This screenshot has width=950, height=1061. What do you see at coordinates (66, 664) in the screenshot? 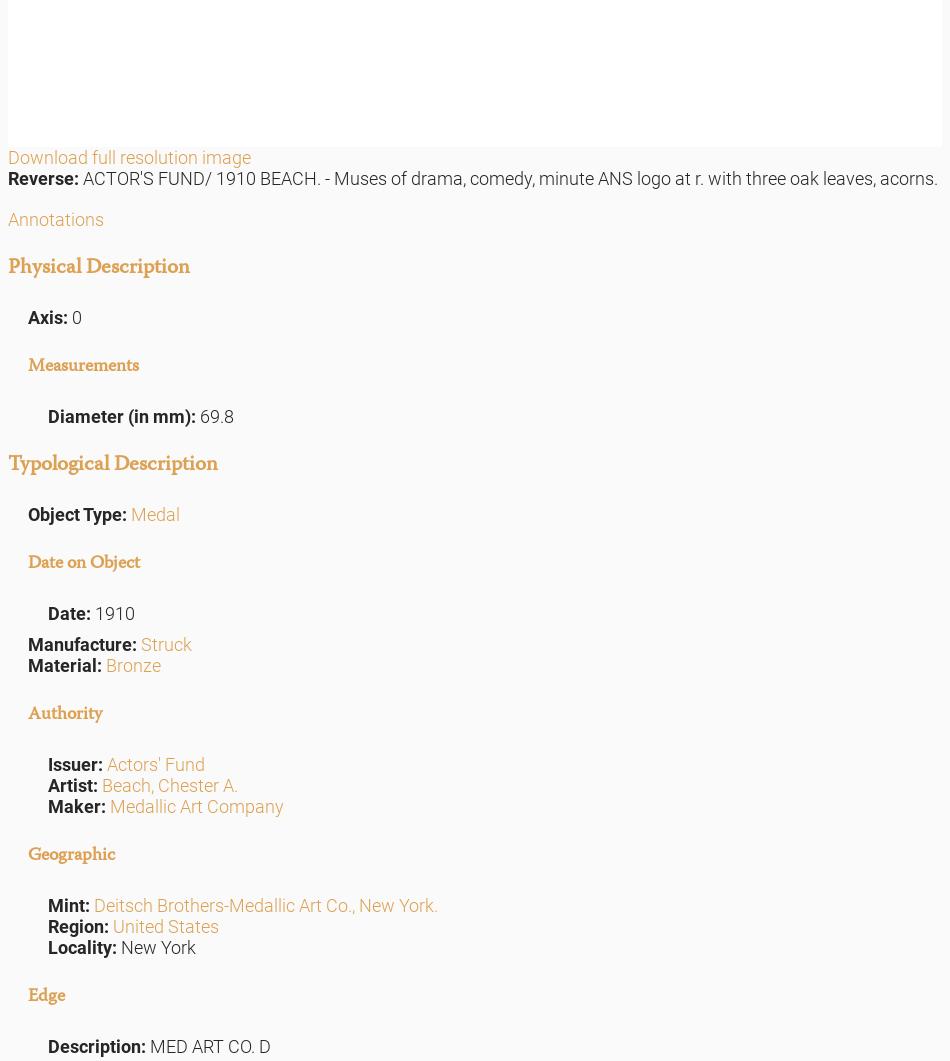
I see `'Material:'` at bounding box center [66, 664].